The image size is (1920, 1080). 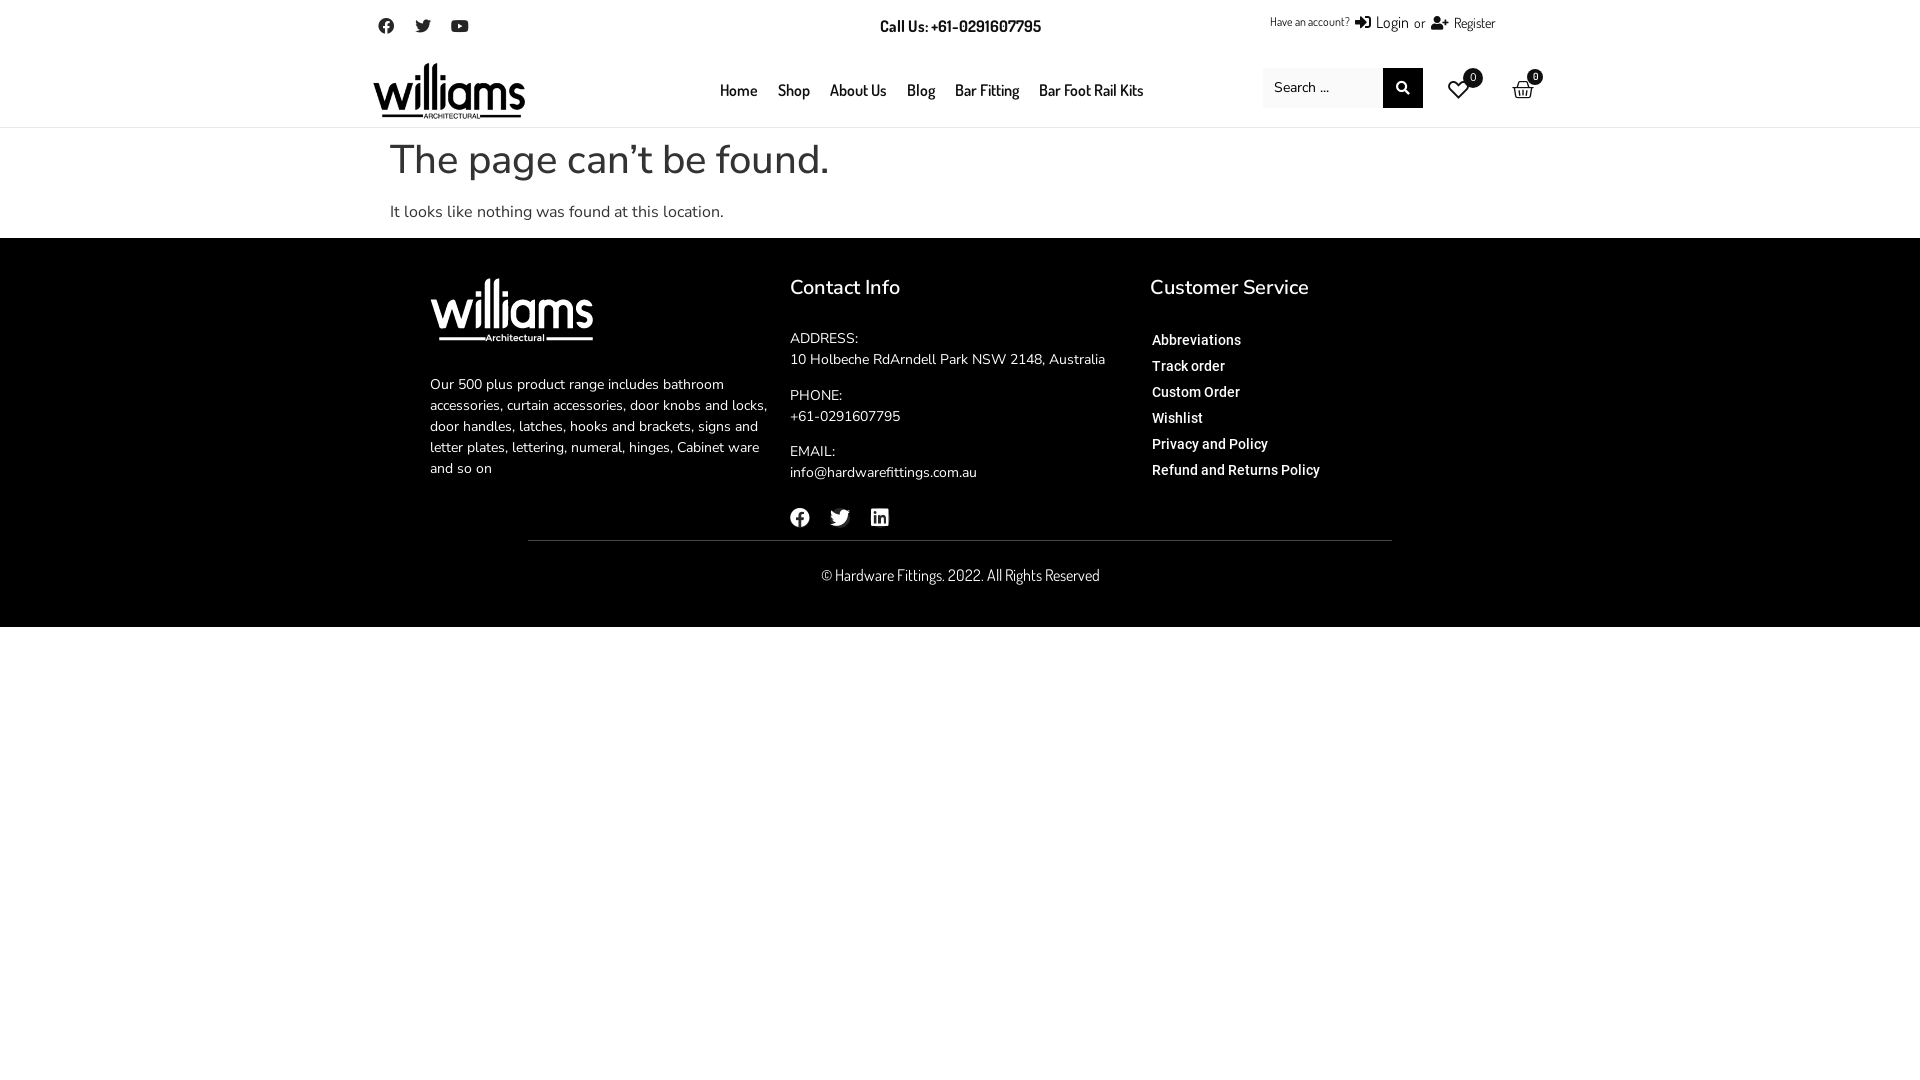 What do you see at coordinates (1381, 22) in the screenshot?
I see `'Login'` at bounding box center [1381, 22].